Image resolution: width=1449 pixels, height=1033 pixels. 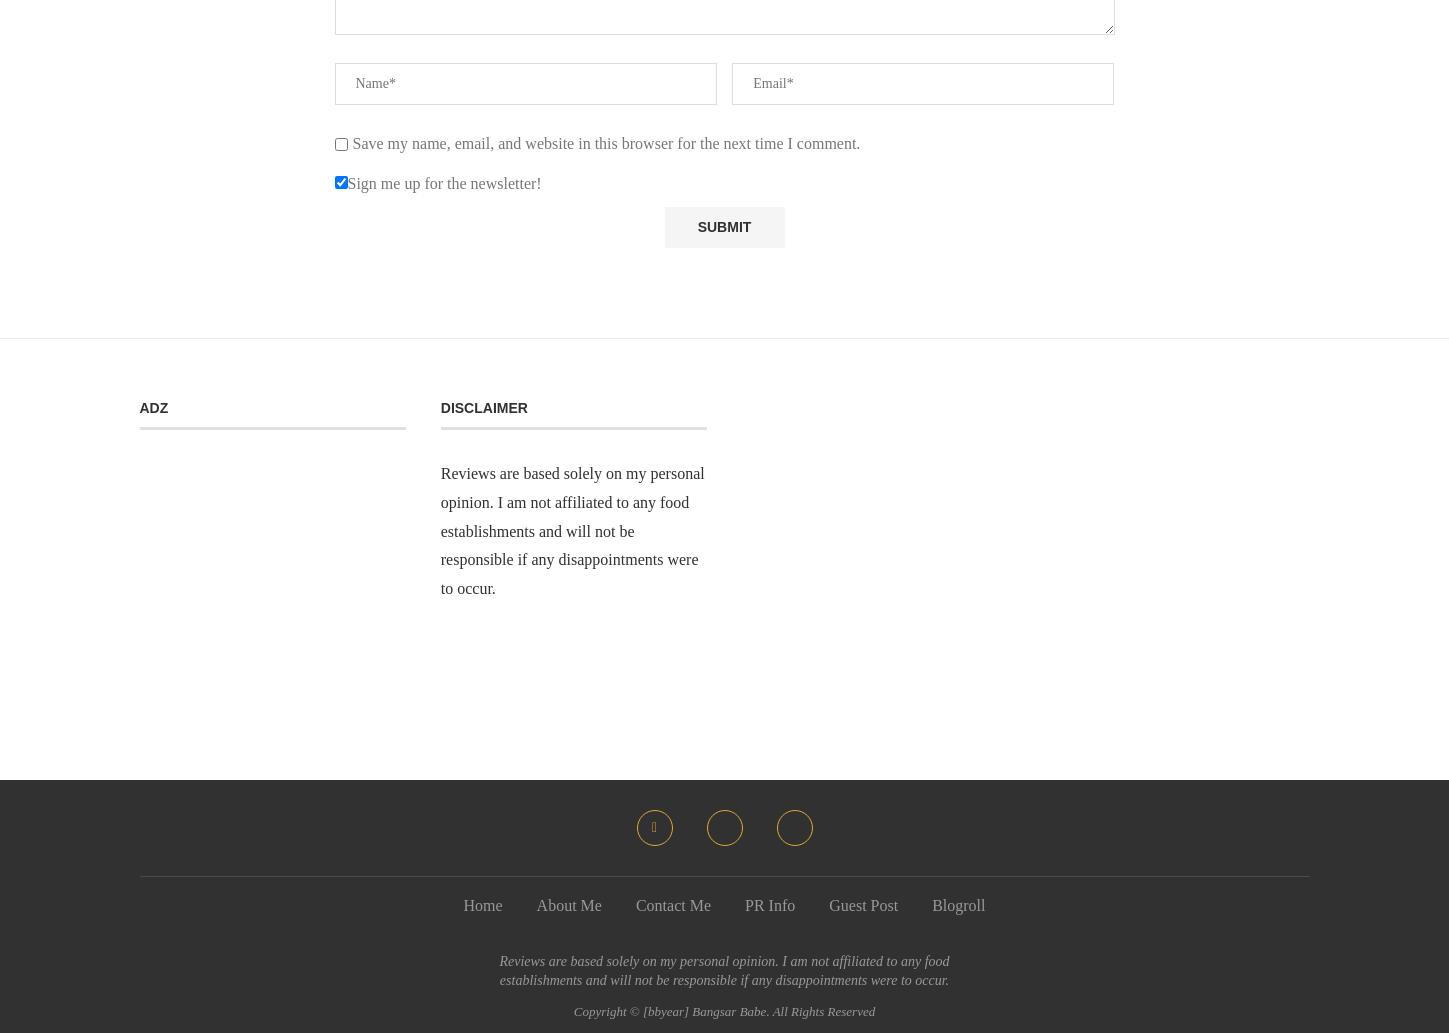 I want to click on 'Sign me up for the newsletter!', so click(x=443, y=182).